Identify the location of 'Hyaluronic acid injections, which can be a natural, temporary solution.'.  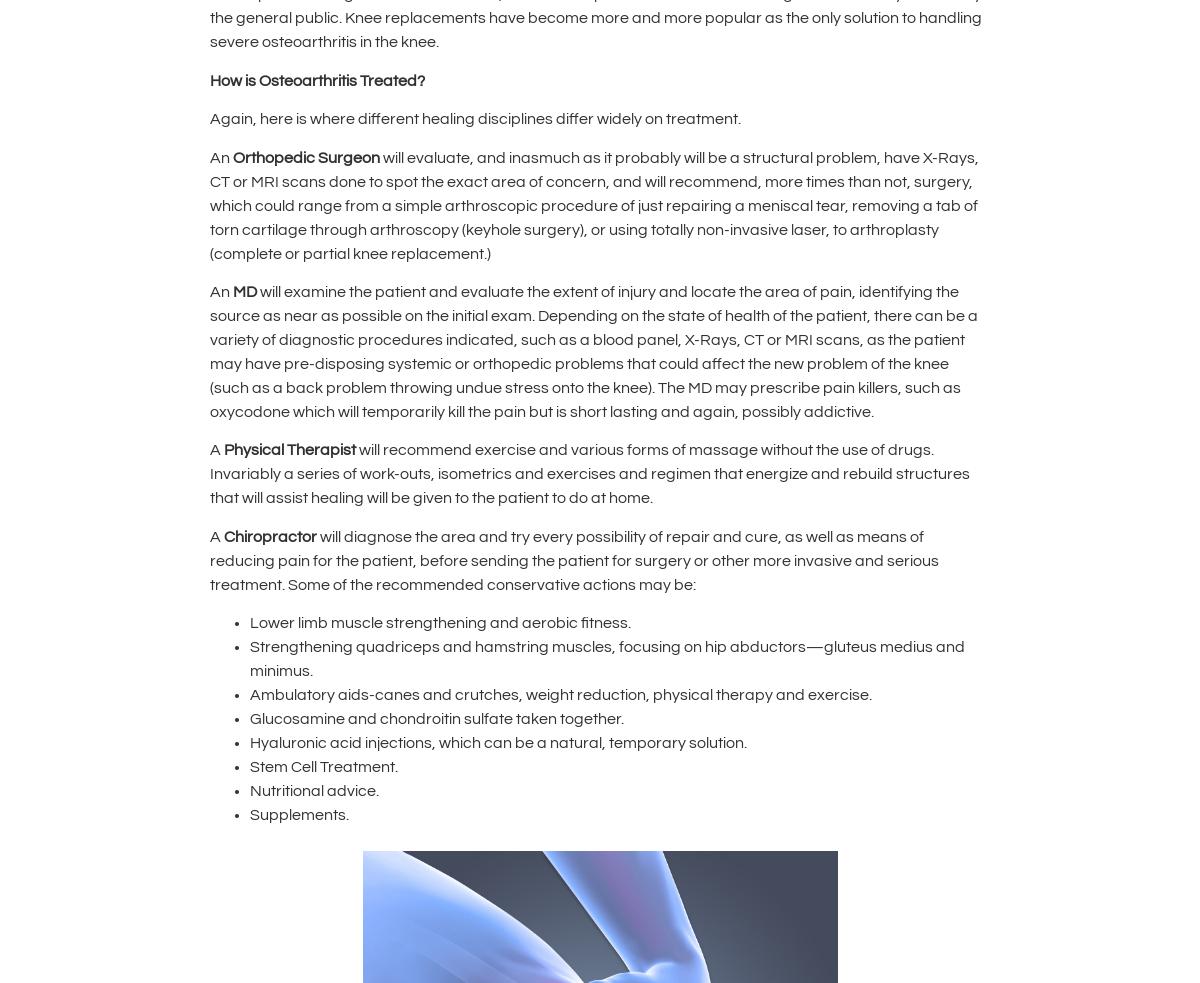
(499, 741).